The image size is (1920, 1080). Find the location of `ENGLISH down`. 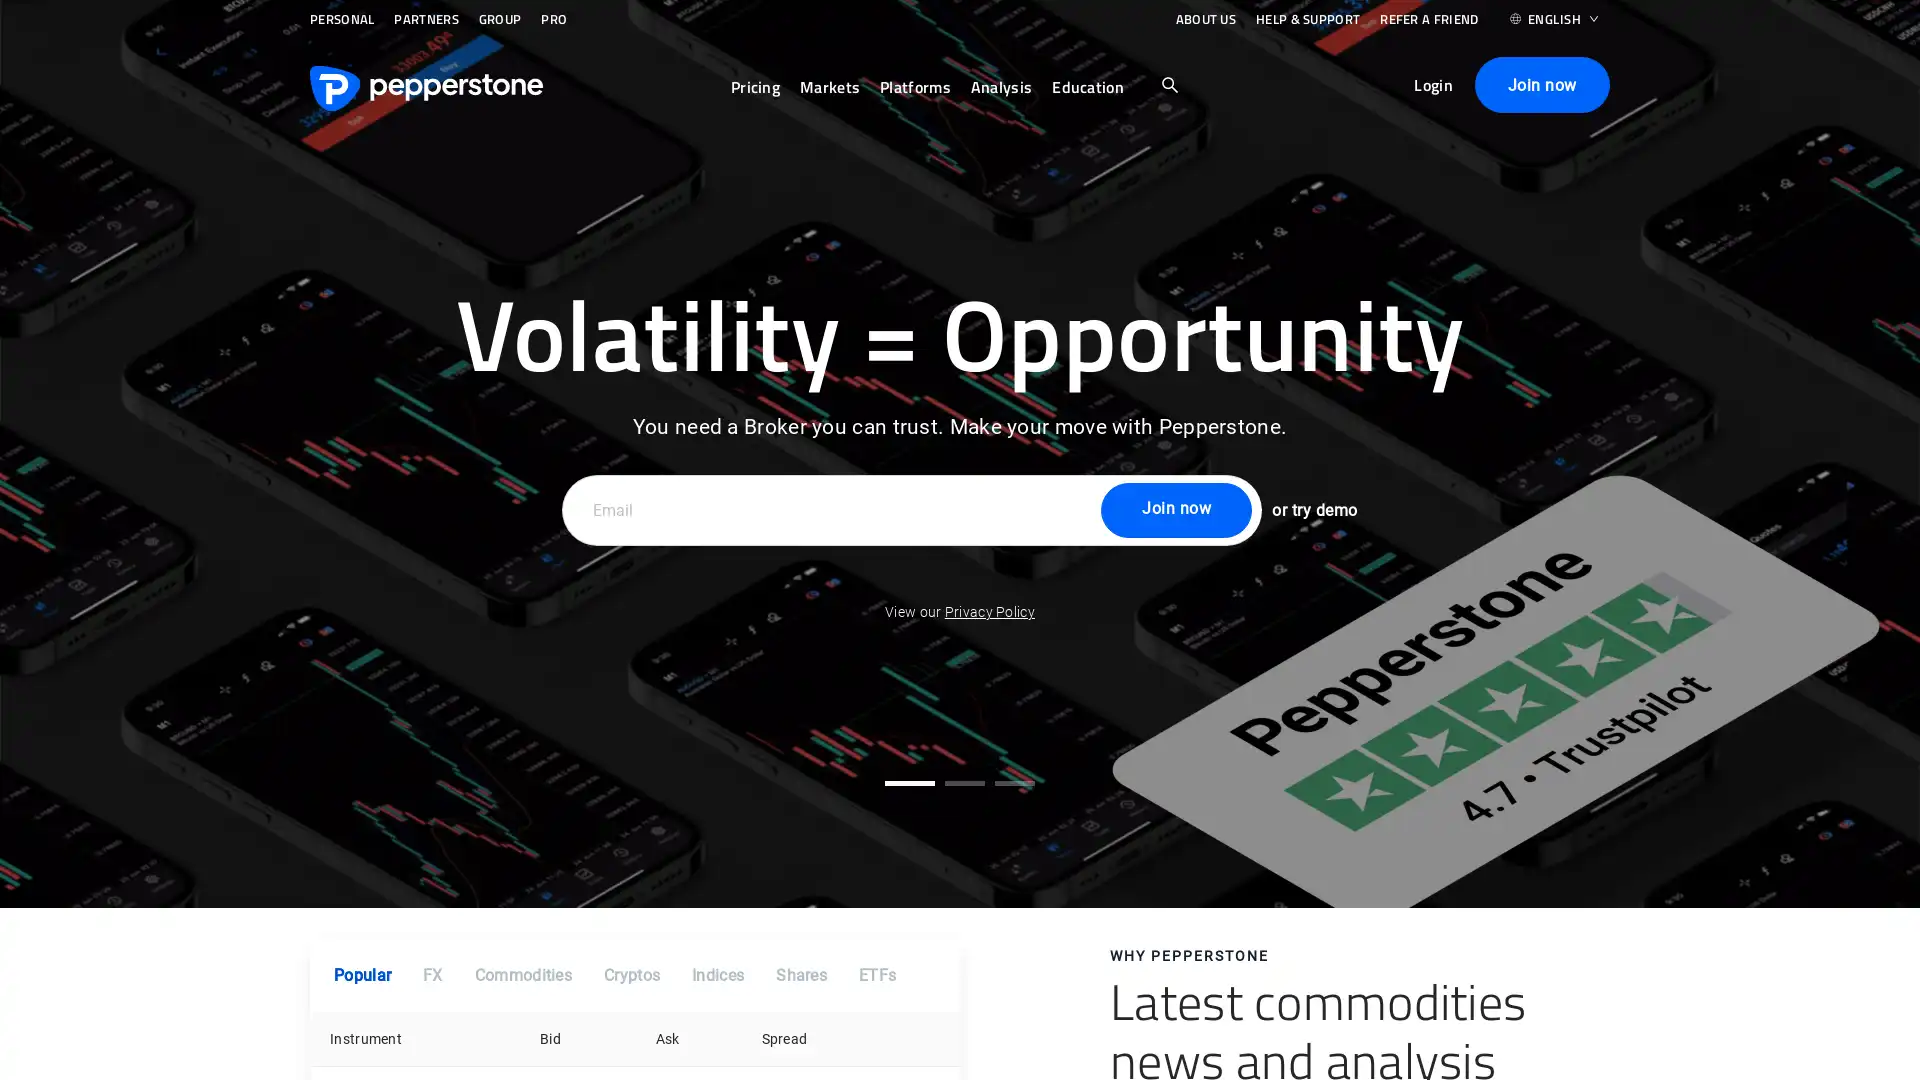

ENGLISH down is located at coordinates (1553, 23).